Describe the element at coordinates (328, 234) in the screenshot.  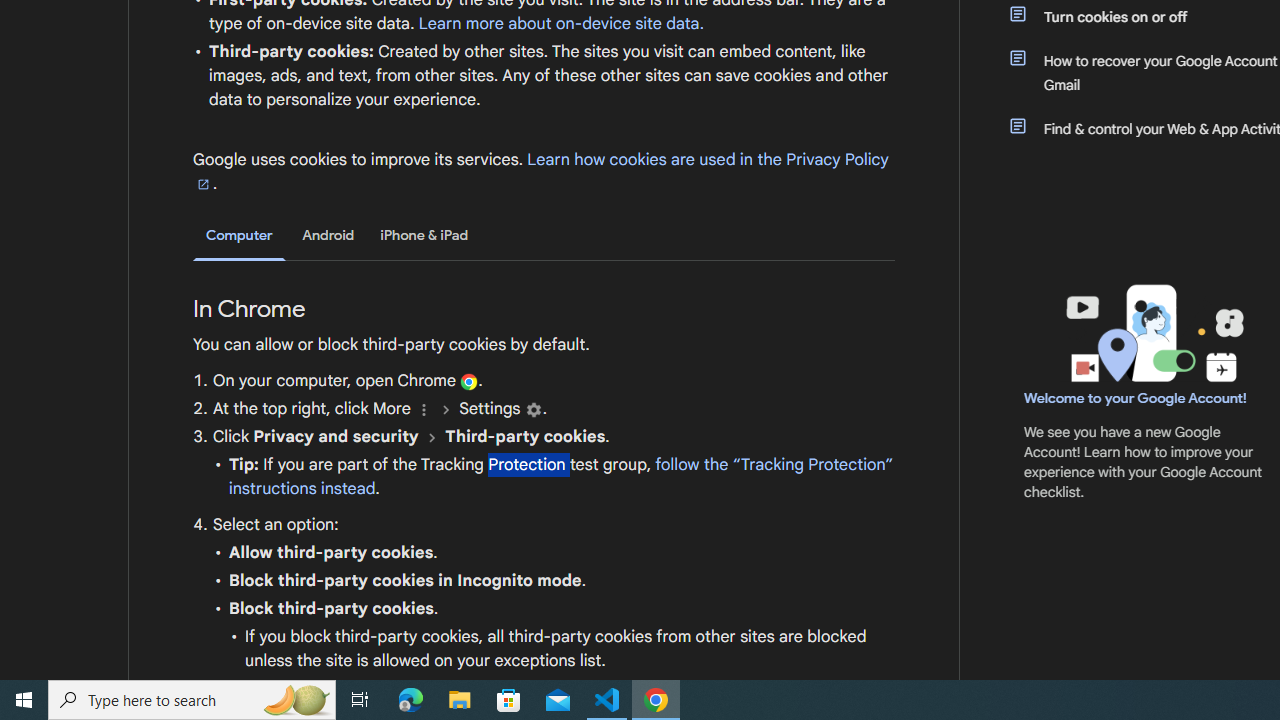
I see `'Android'` at that location.